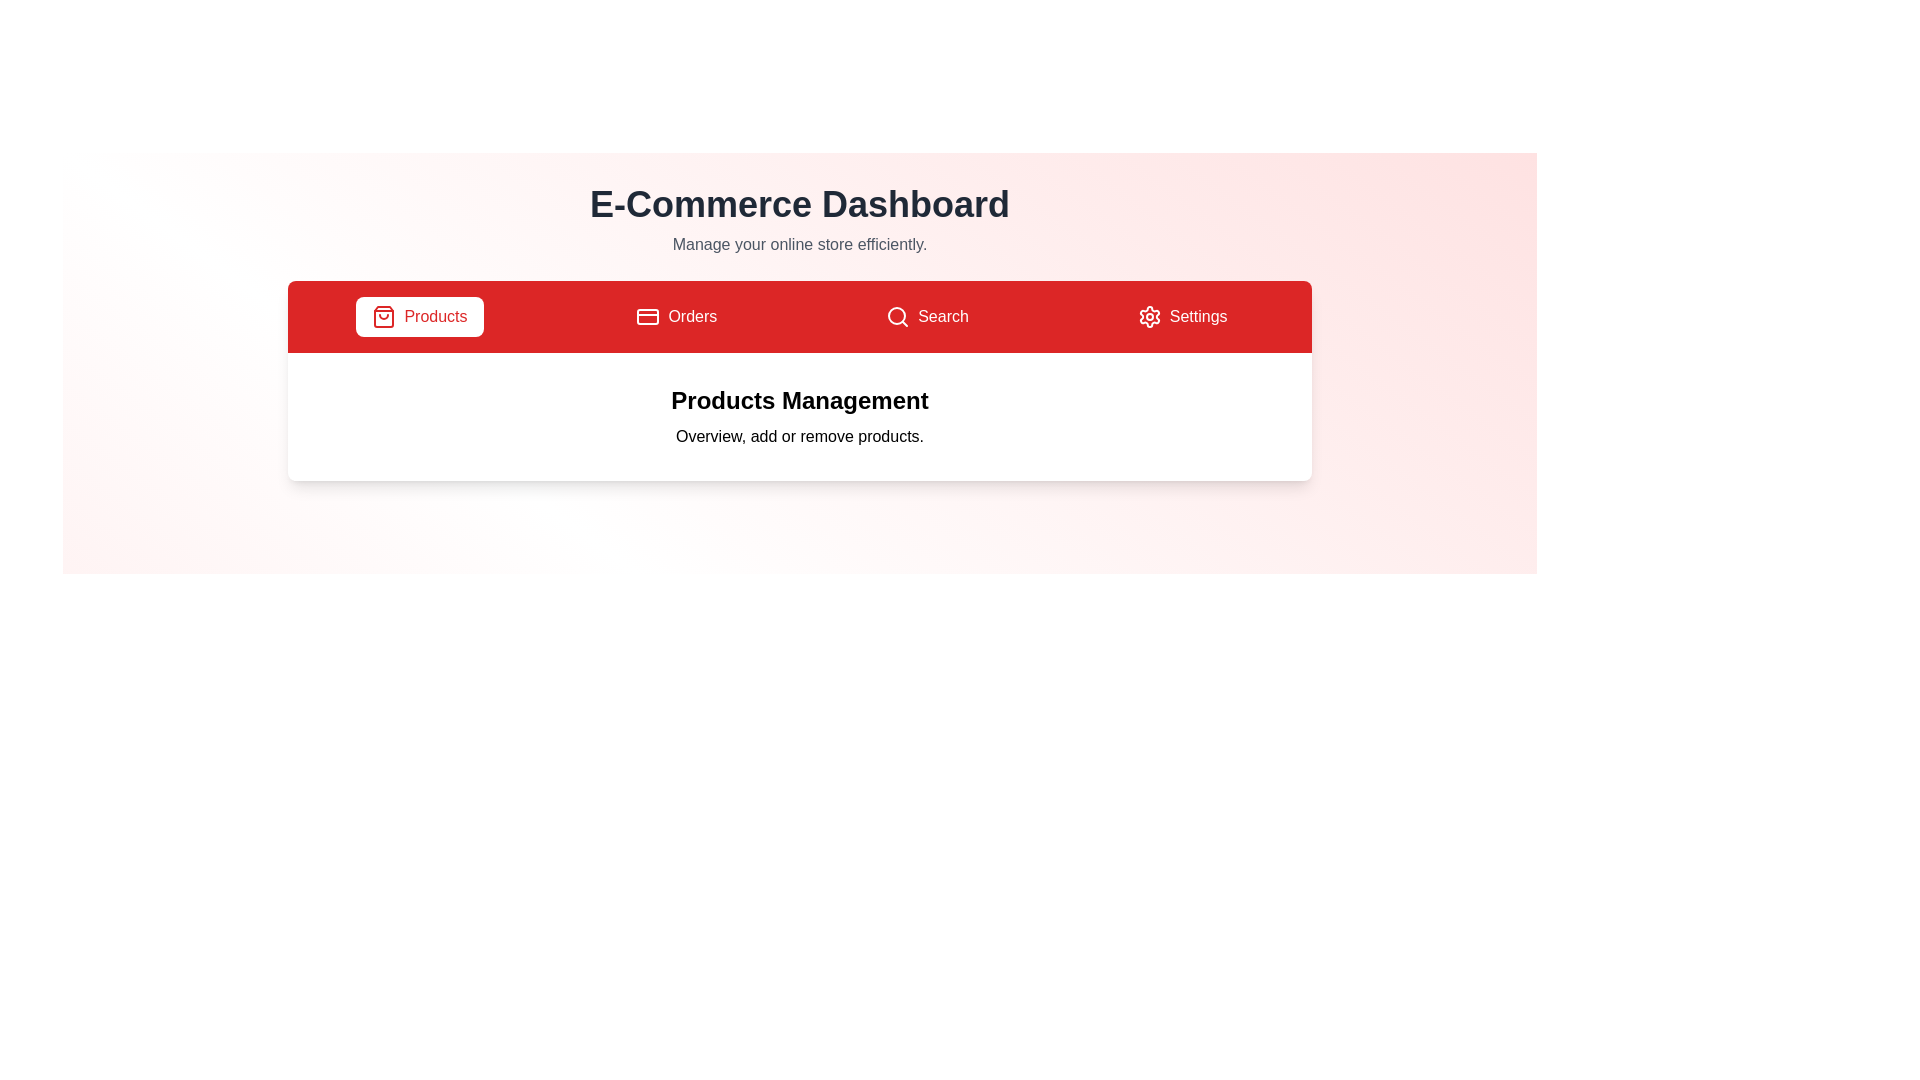  What do you see at coordinates (800, 244) in the screenshot?
I see `text element located directly underneath the title 'E-Commerce Dashboard', which provides additional context related to the dashboard interface` at bounding box center [800, 244].